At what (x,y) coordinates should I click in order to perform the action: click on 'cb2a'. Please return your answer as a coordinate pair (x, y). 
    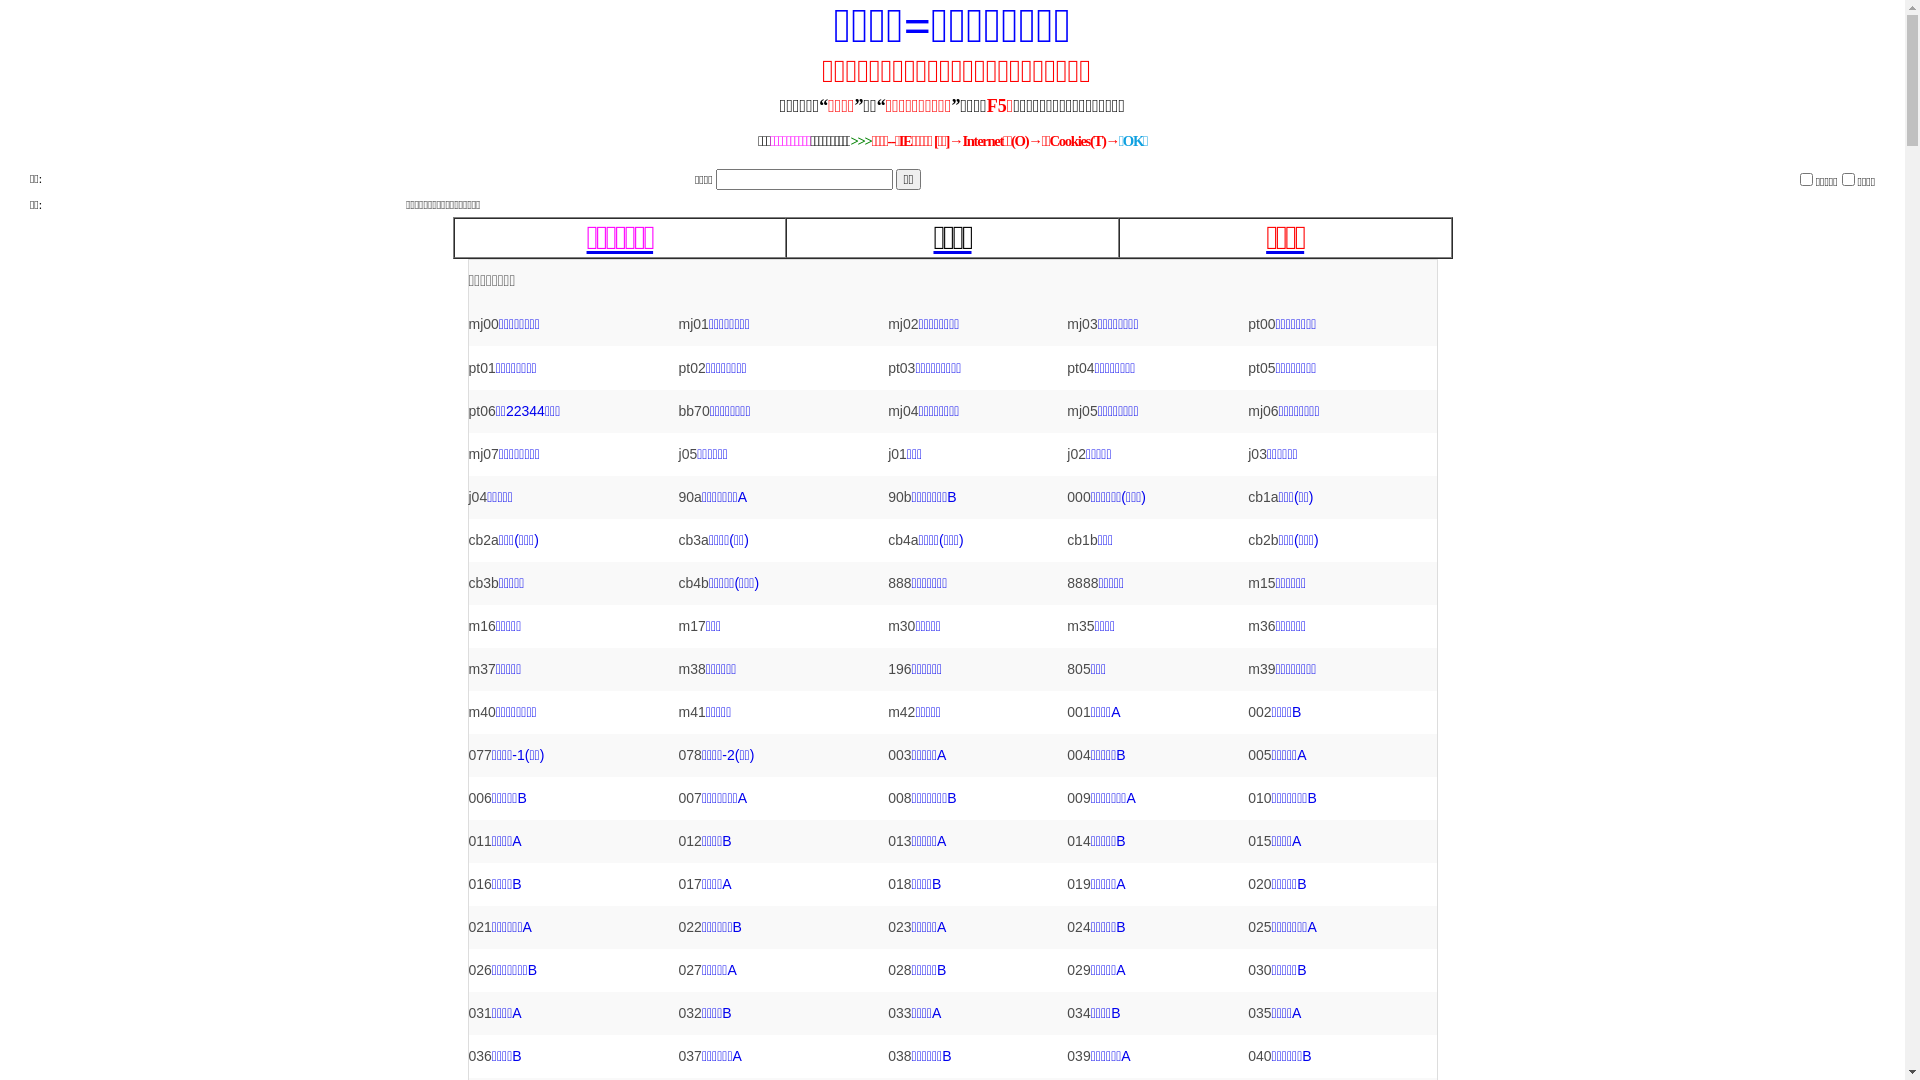
    Looking at the image, I should click on (483, 540).